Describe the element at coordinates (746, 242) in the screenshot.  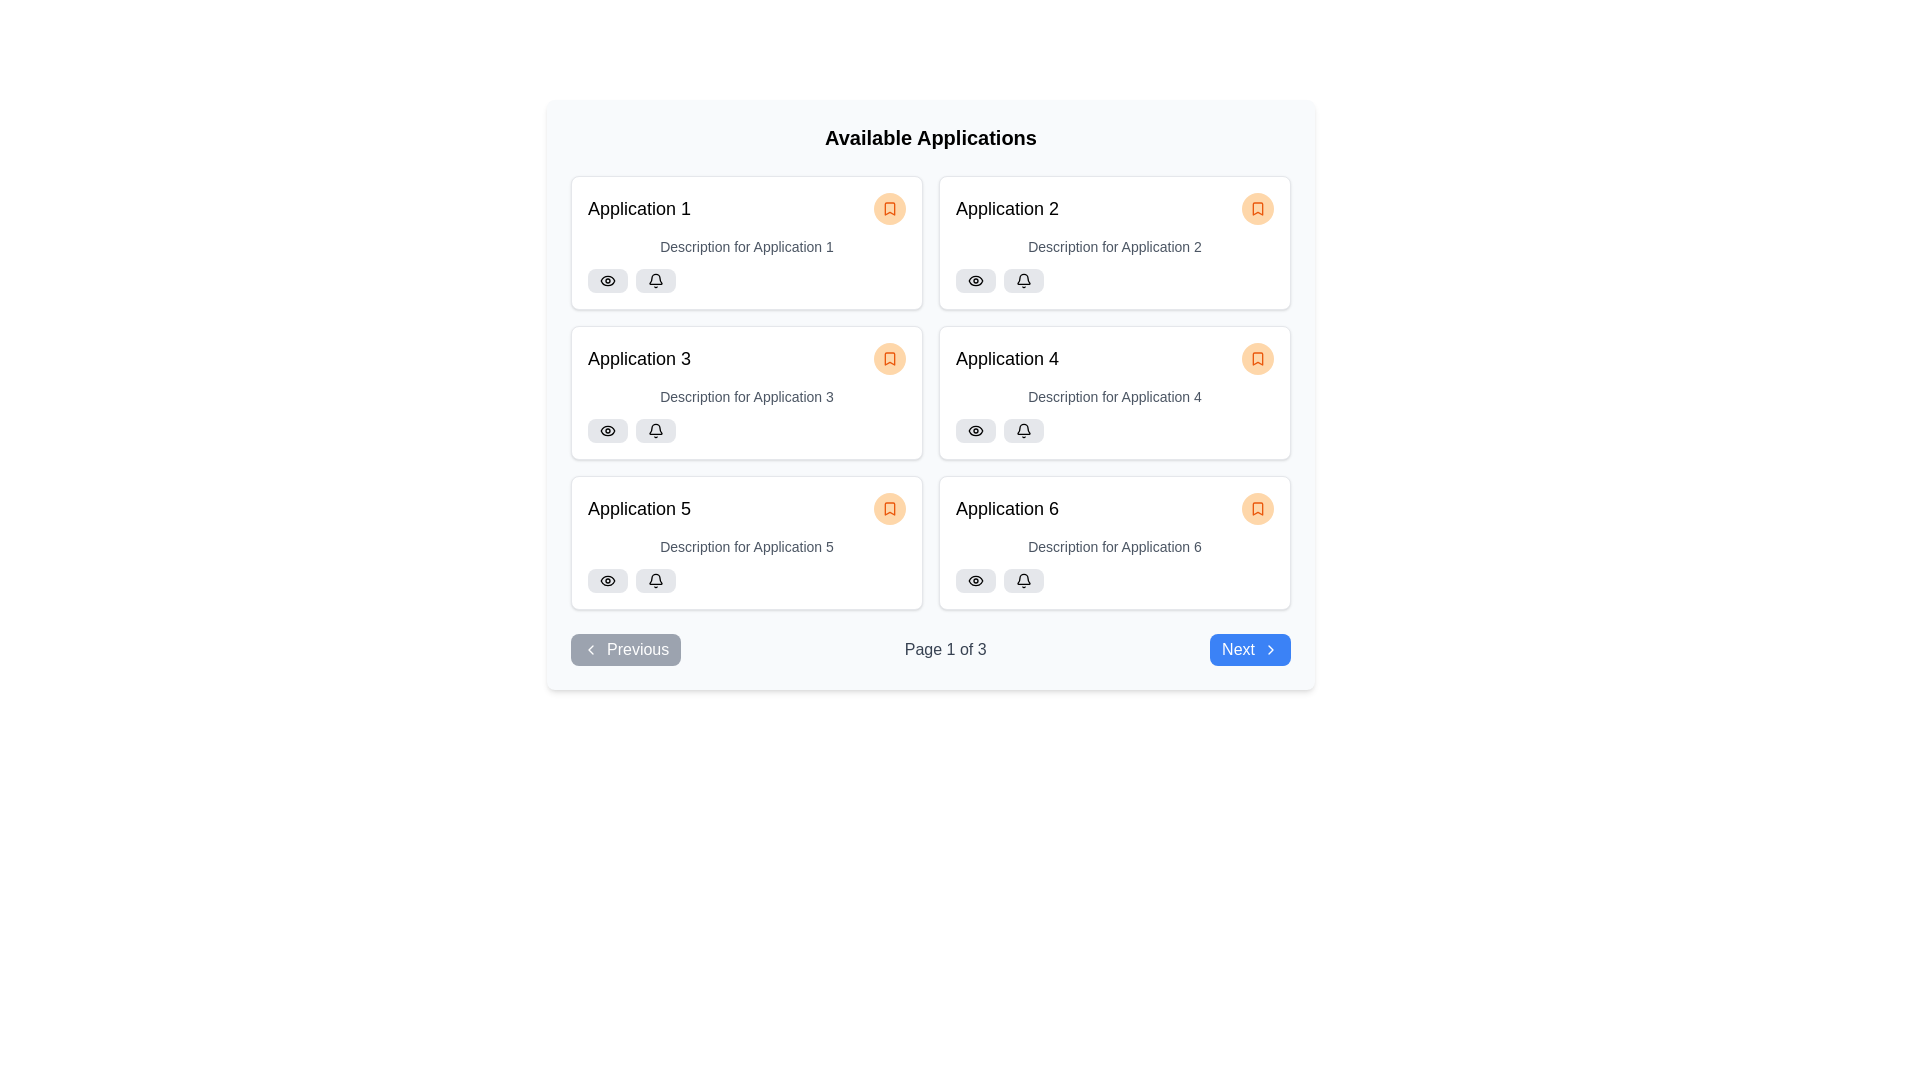
I see `the Interactive Card summarizing an application, located in the top-left corner of the grid layout` at that location.